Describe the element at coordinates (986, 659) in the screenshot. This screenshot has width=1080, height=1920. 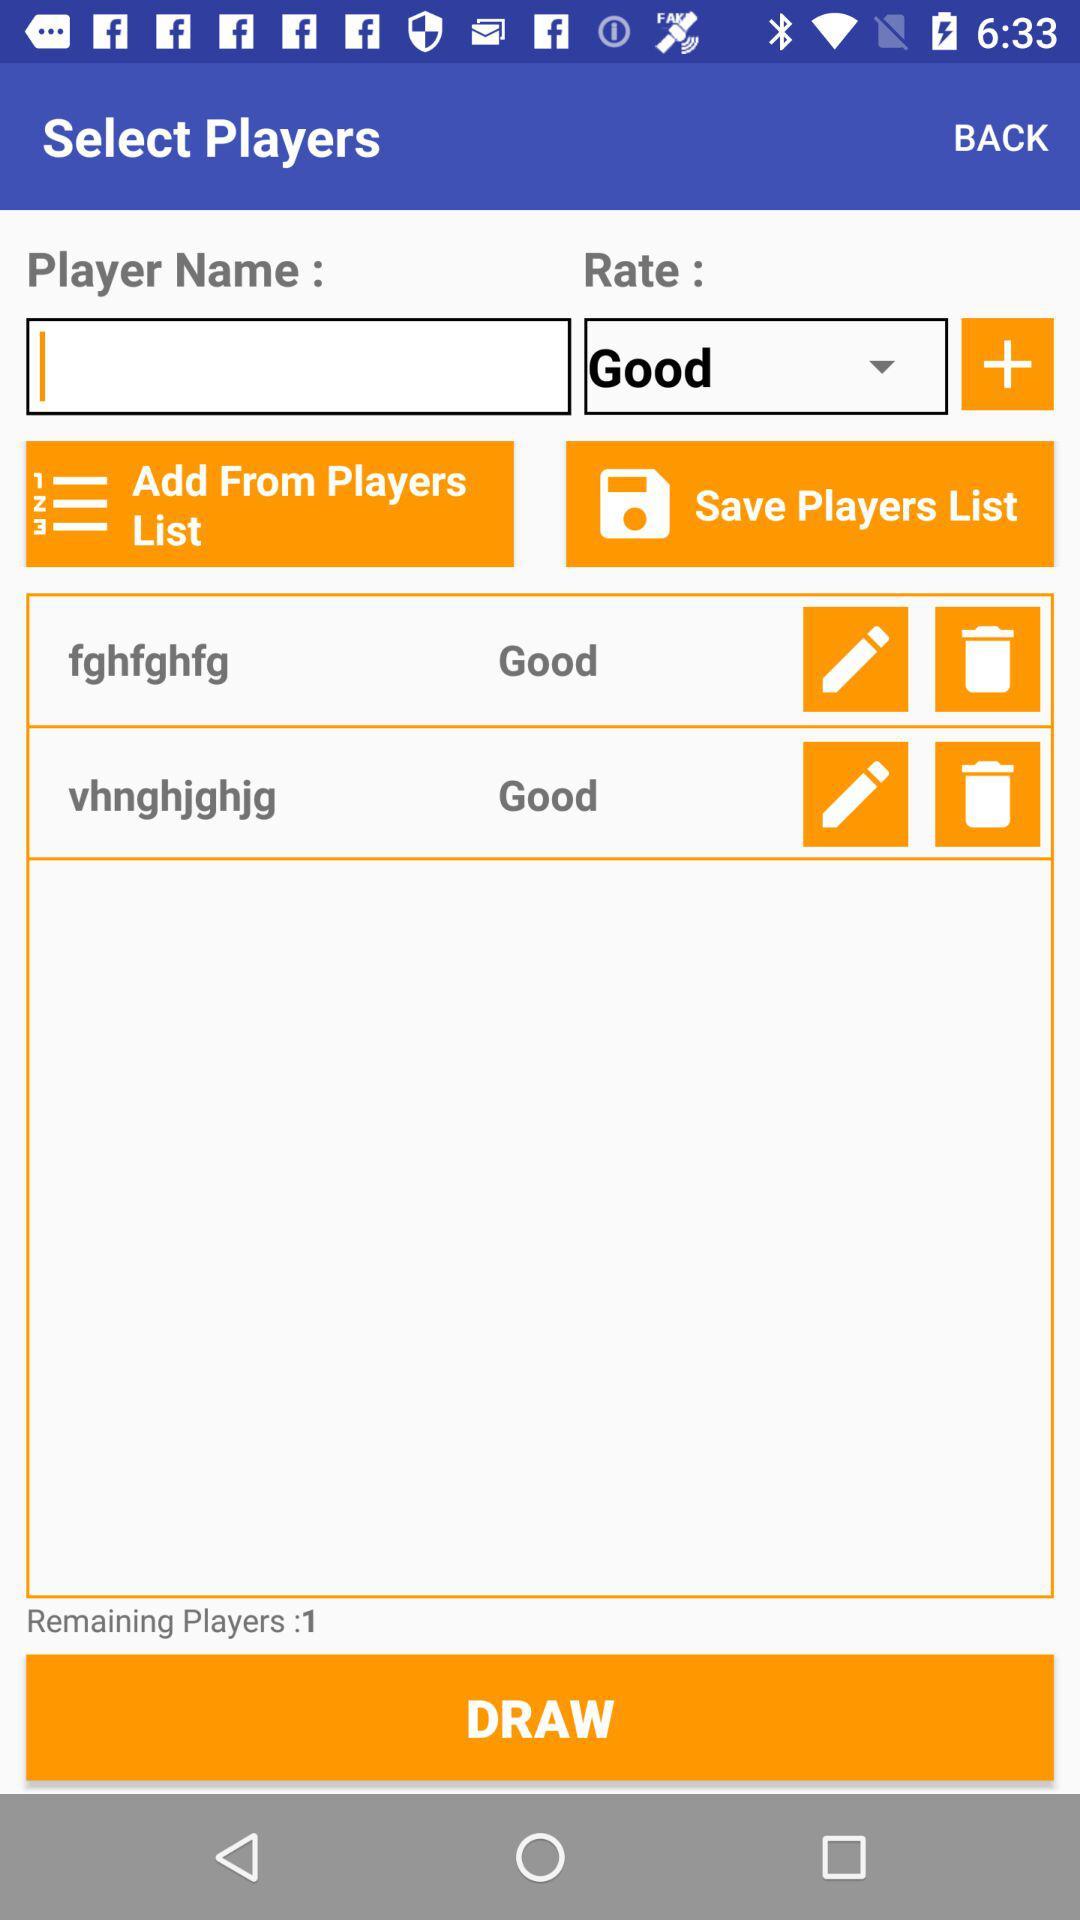
I see `shows delete option` at that location.